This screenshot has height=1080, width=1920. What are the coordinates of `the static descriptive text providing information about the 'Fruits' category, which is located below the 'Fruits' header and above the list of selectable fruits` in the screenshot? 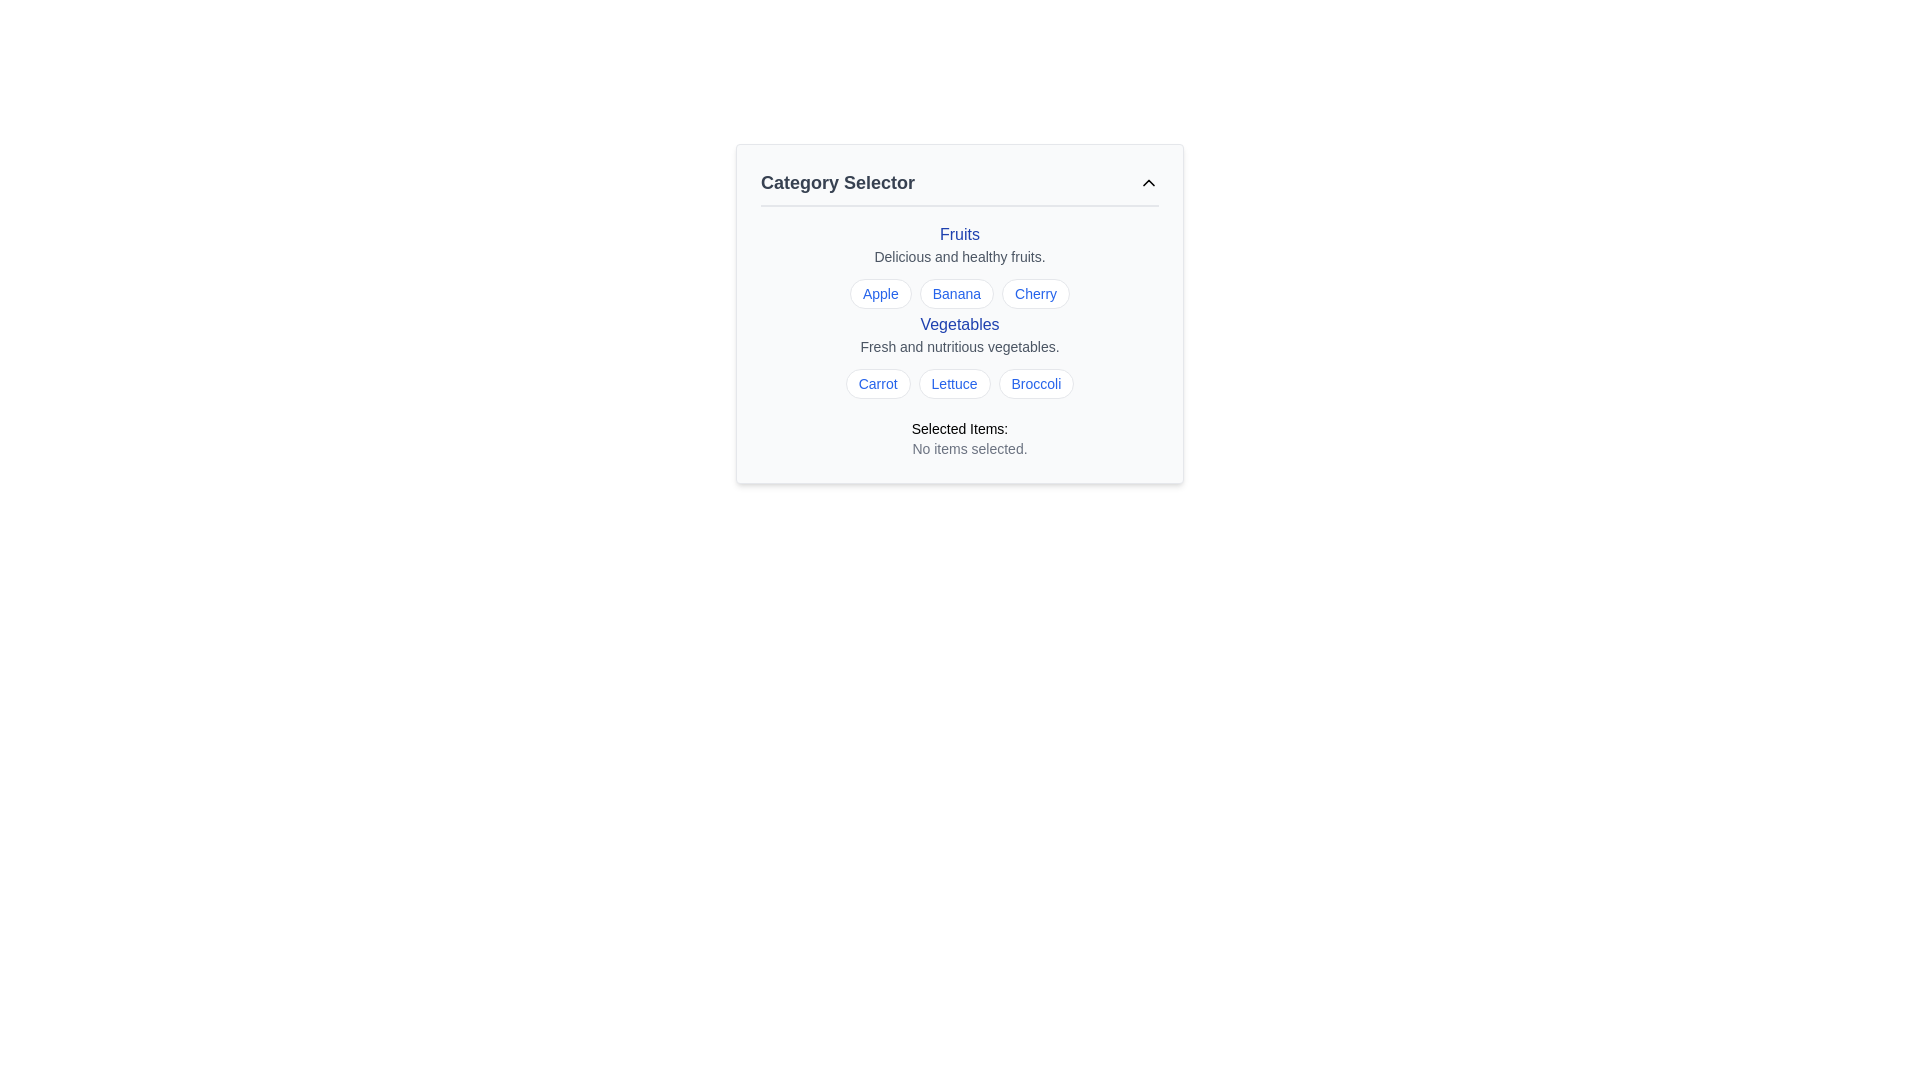 It's located at (960, 256).